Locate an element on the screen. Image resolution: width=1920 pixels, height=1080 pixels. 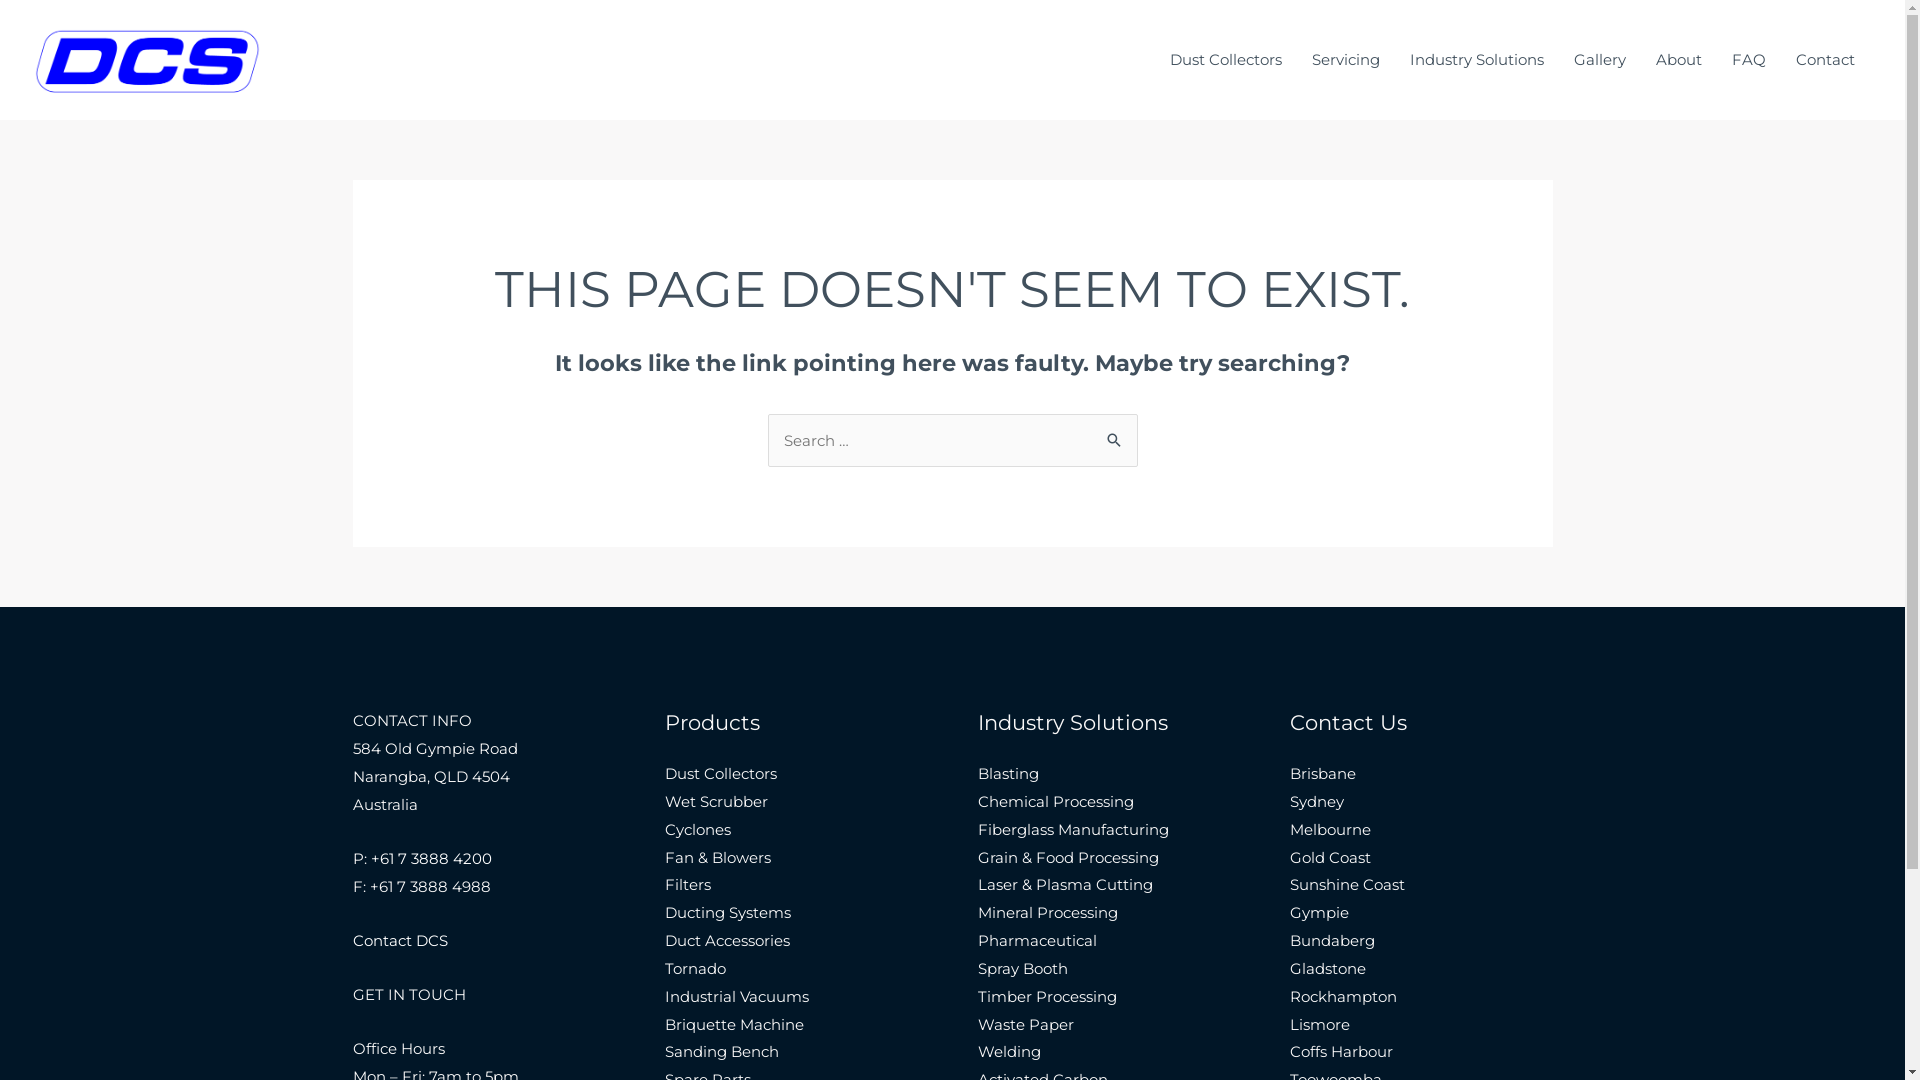
'Cyclones' is located at coordinates (697, 829).